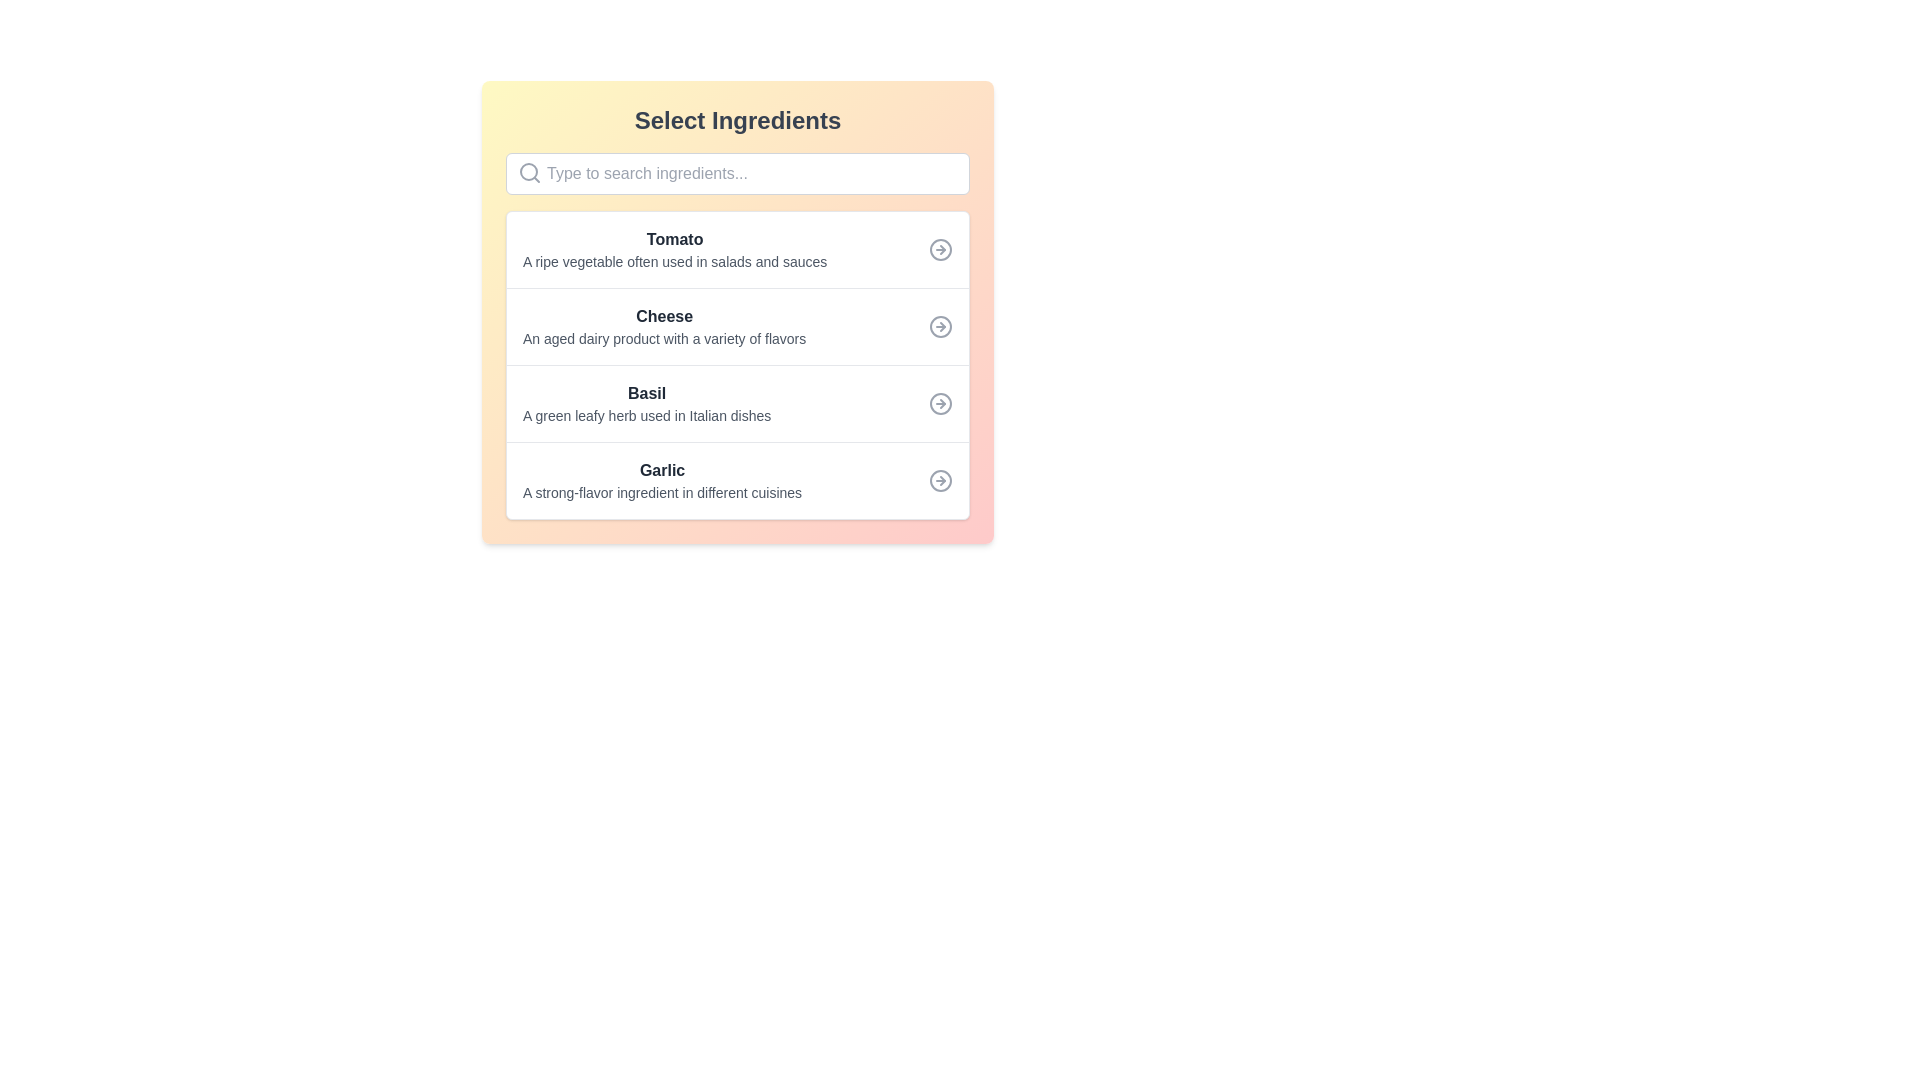 This screenshot has height=1080, width=1920. What do you see at coordinates (662, 481) in the screenshot?
I see `the text block displaying the title 'Garlic' and its description, which is aligned to the left and is the fourth row in the list of ingredients` at bounding box center [662, 481].